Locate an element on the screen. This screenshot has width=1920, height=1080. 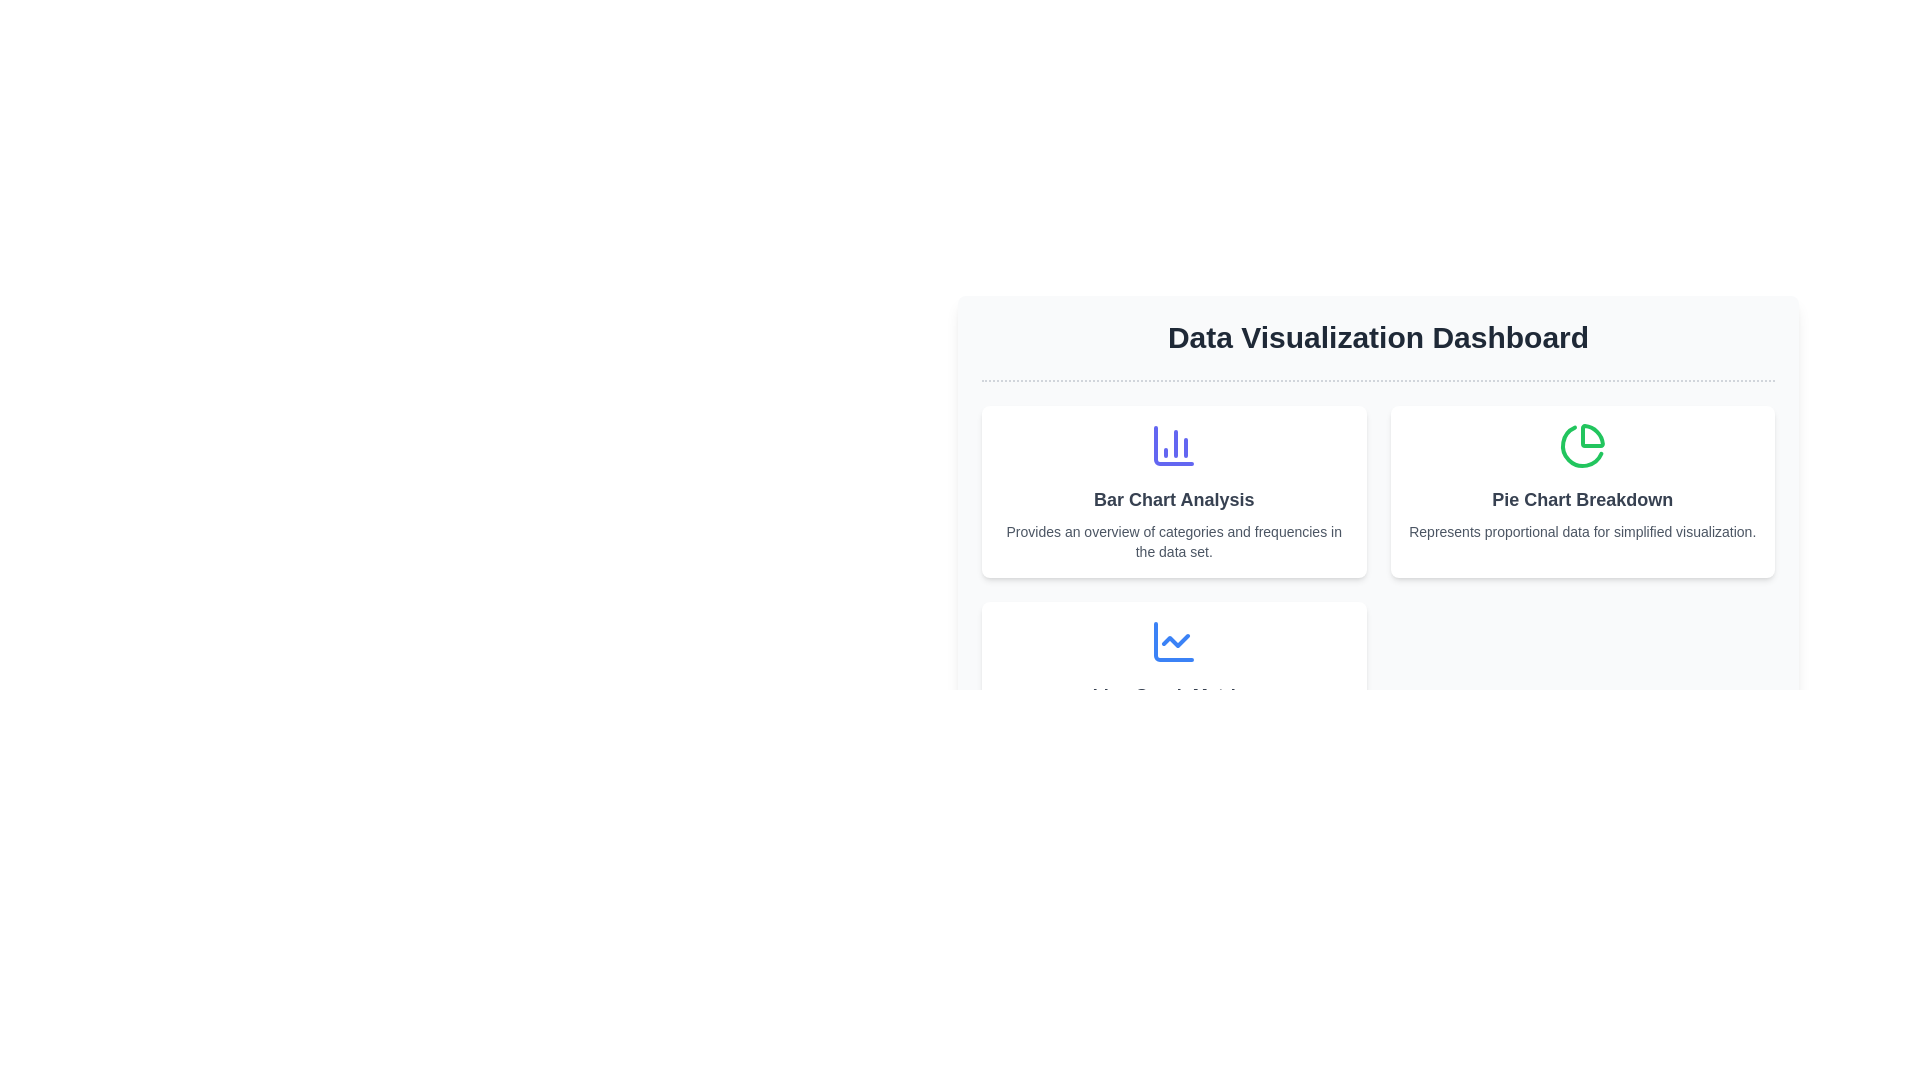
the thin horizontal dotted gray Separator Line located beneath the title 'Data Visualization Dashboard' in the dashboard is located at coordinates (1377, 381).